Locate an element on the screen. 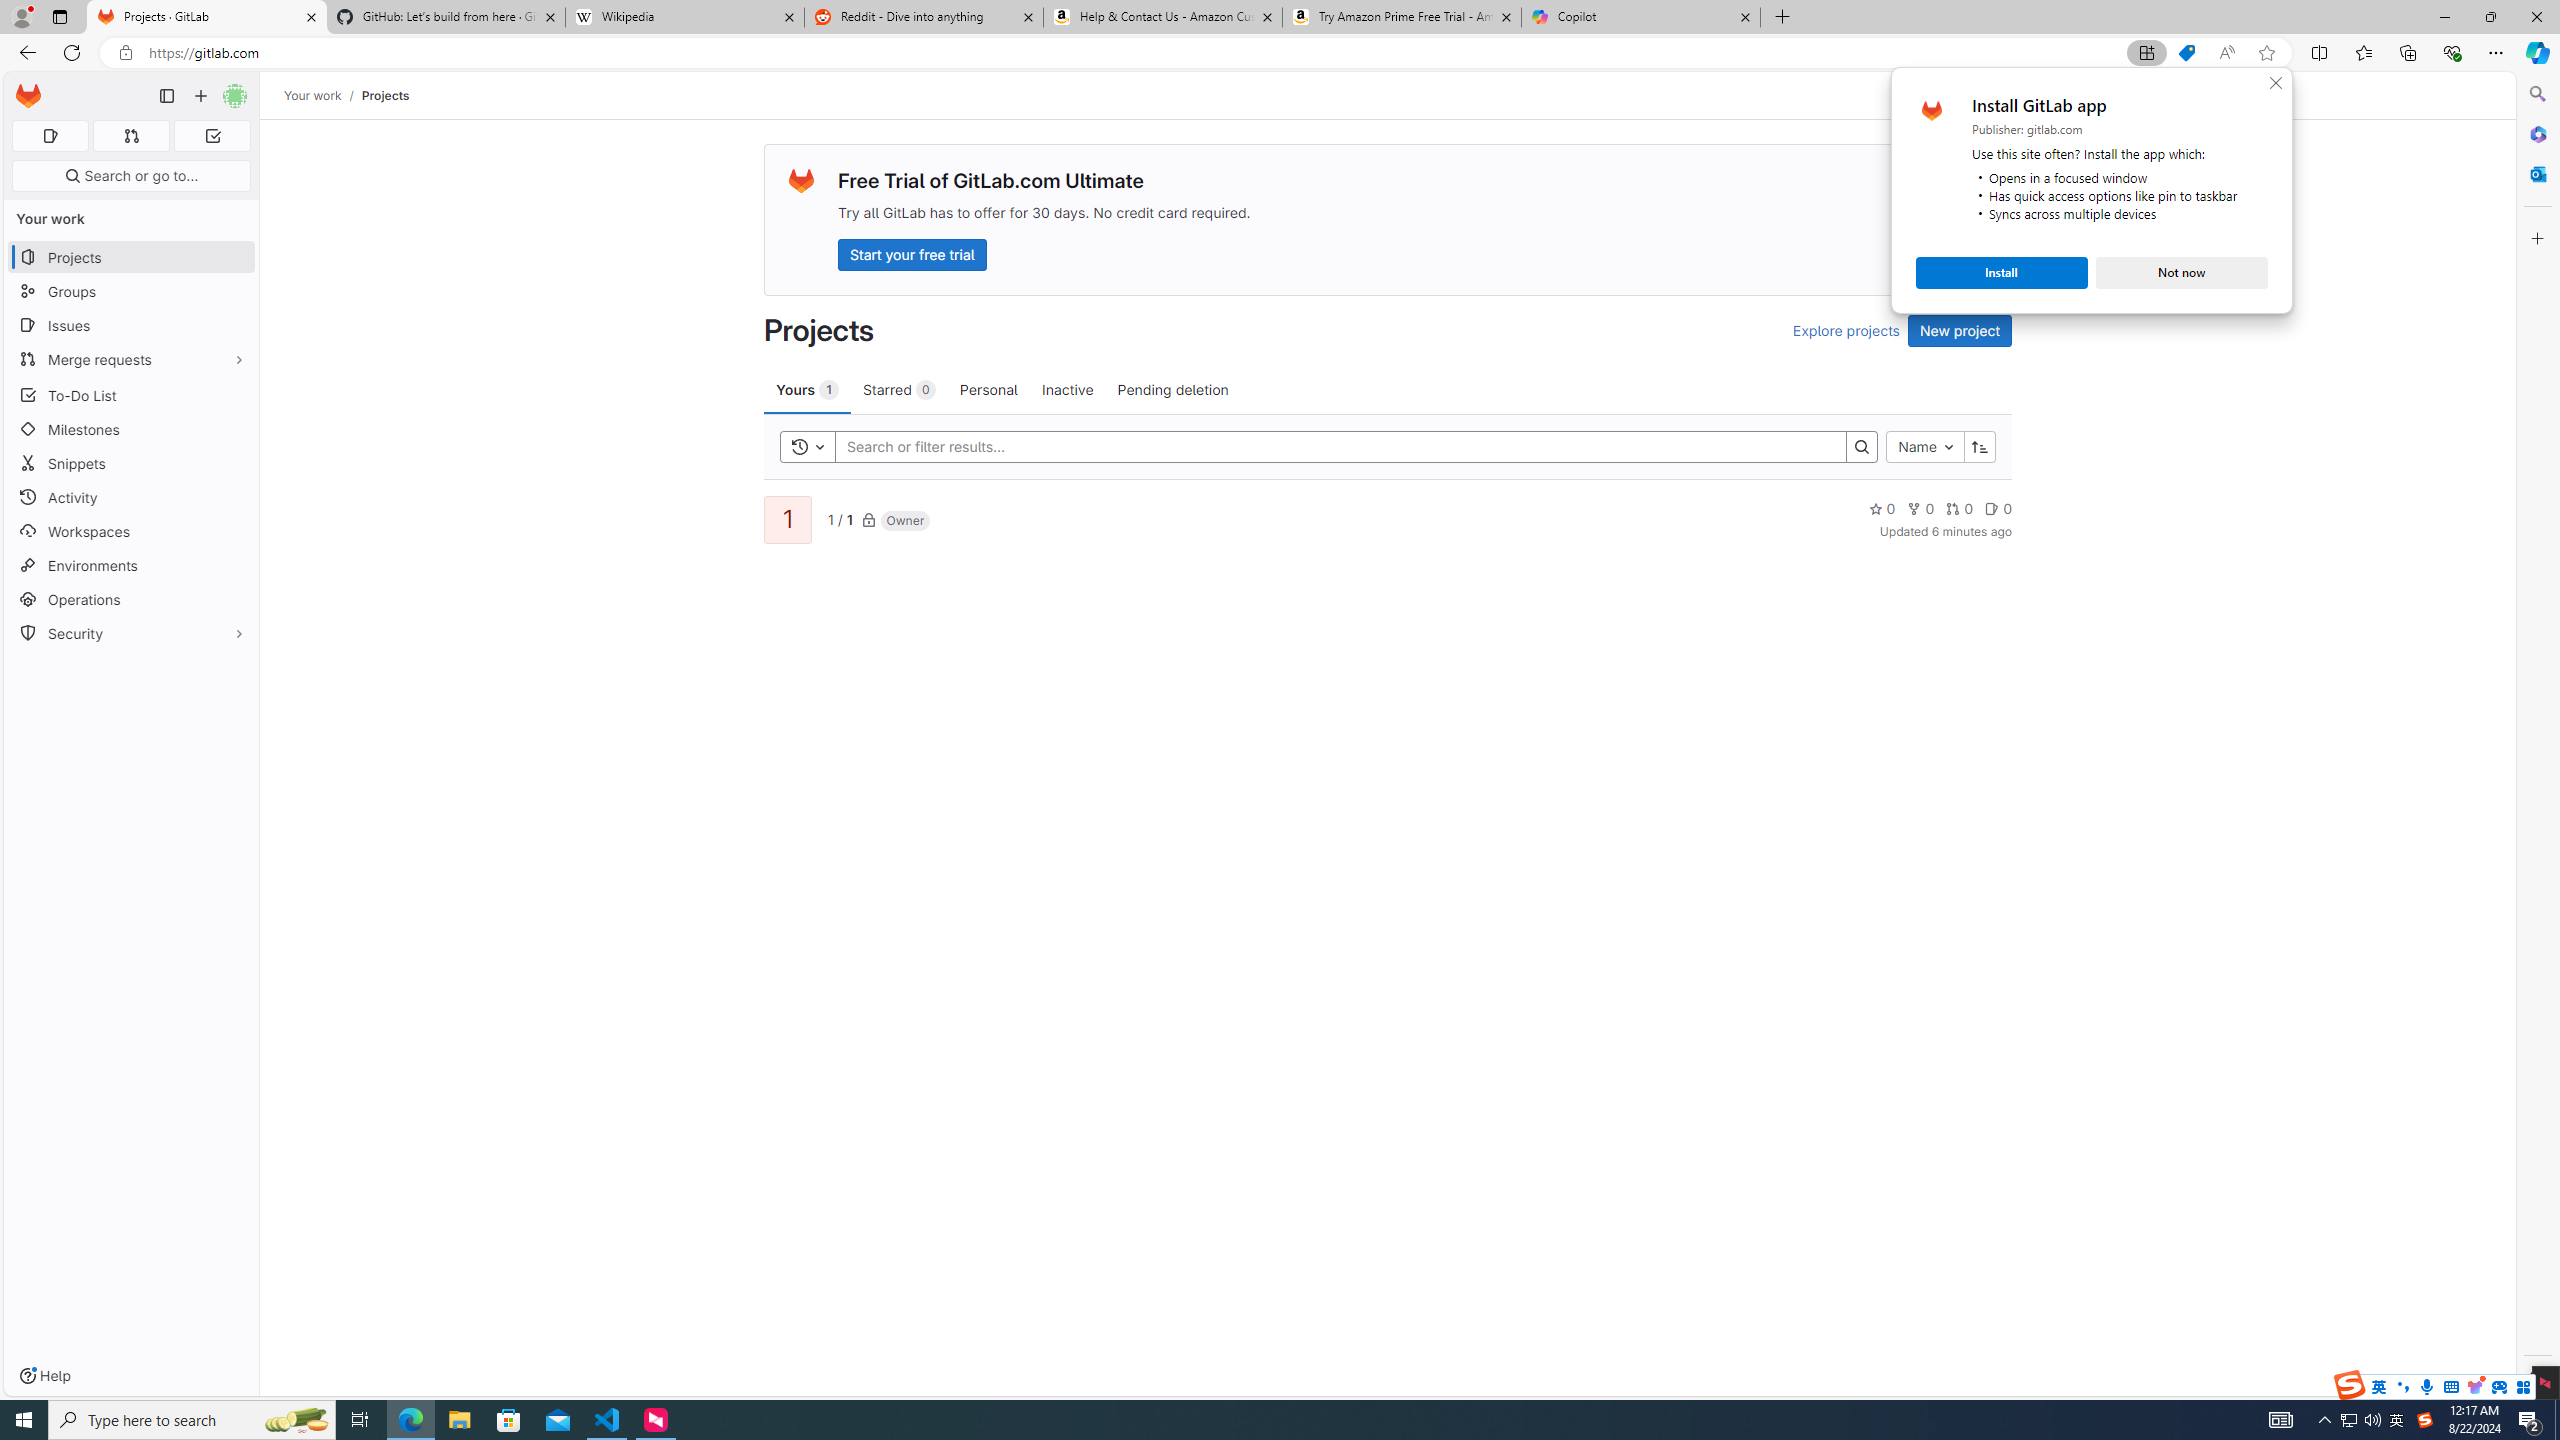 This screenshot has height=1440, width=2560. 'User Promoted Notification Area' is located at coordinates (2424, 1418).